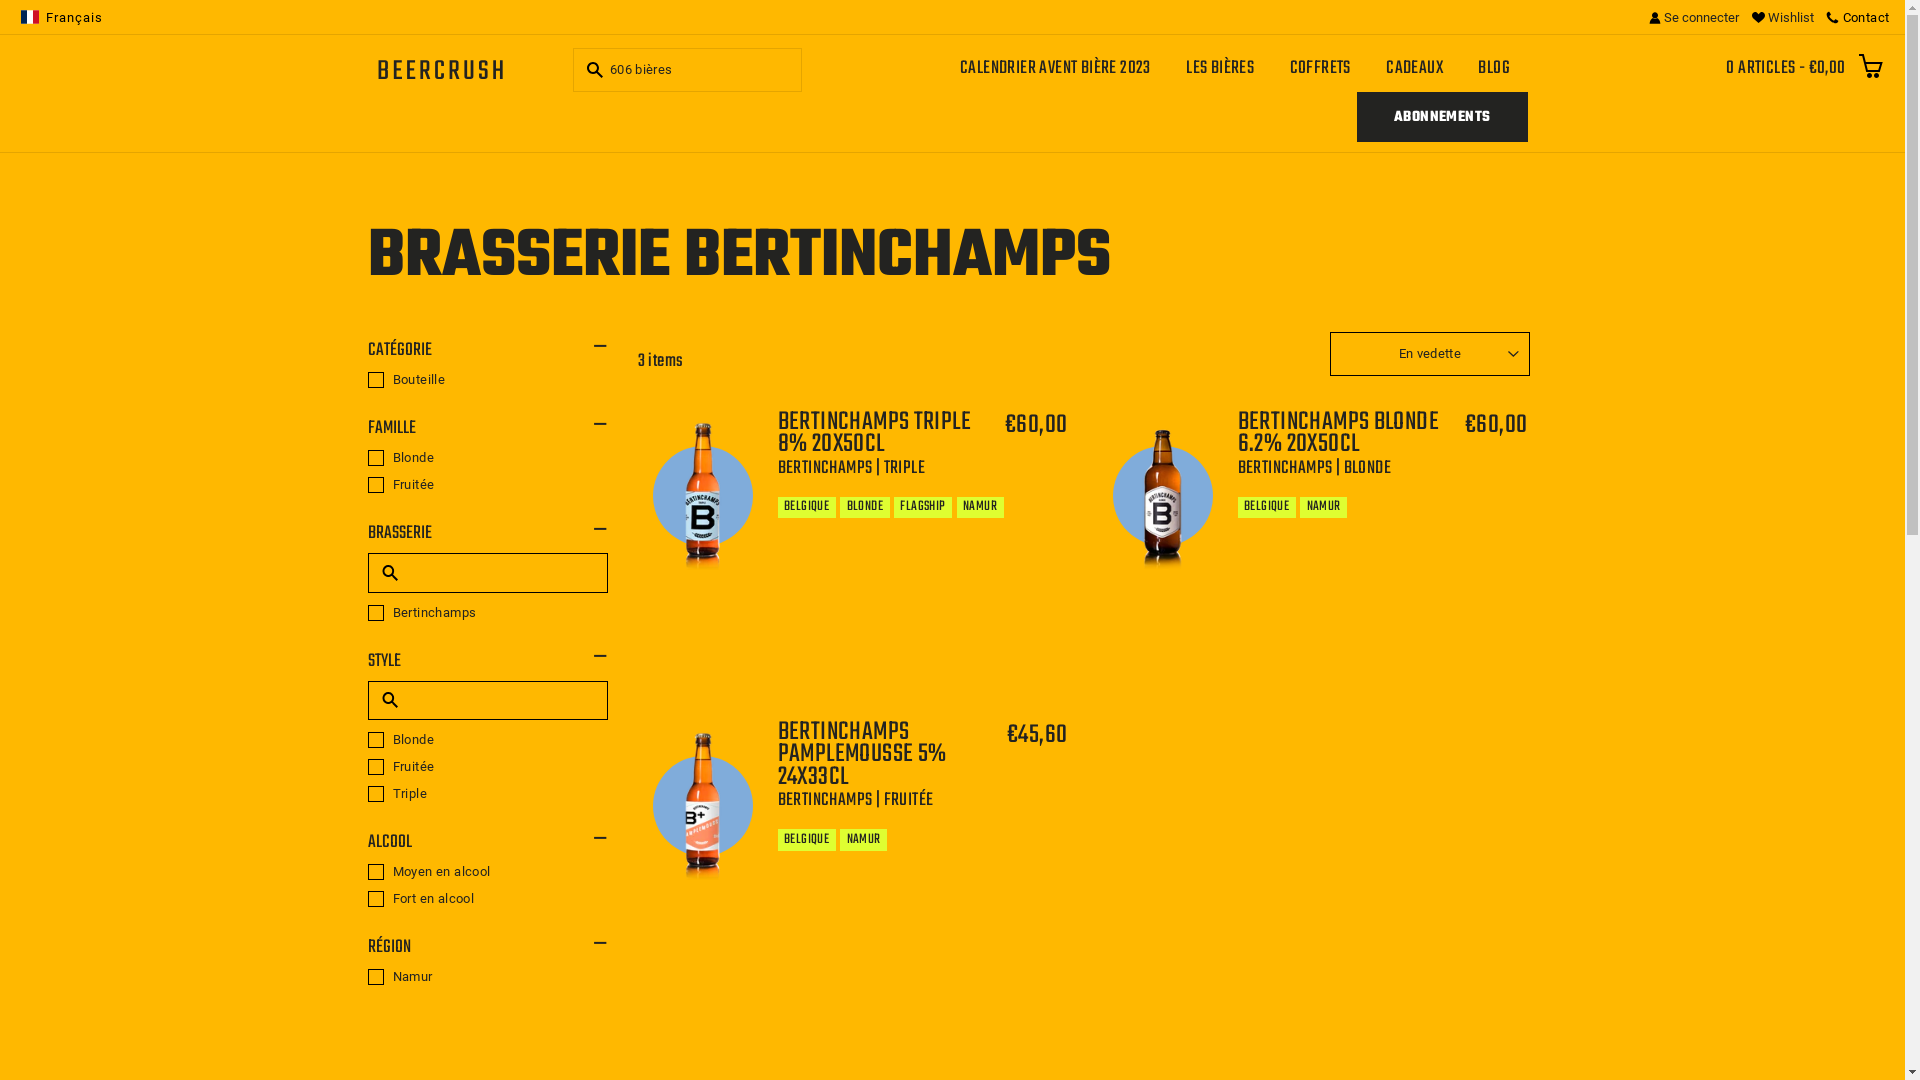 Image resolution: width=1920 pixels, height=1080 pixels. Describe the element at coordinates (0, 0) in the screenshot. I see `'Passer au contenu'` at that location.